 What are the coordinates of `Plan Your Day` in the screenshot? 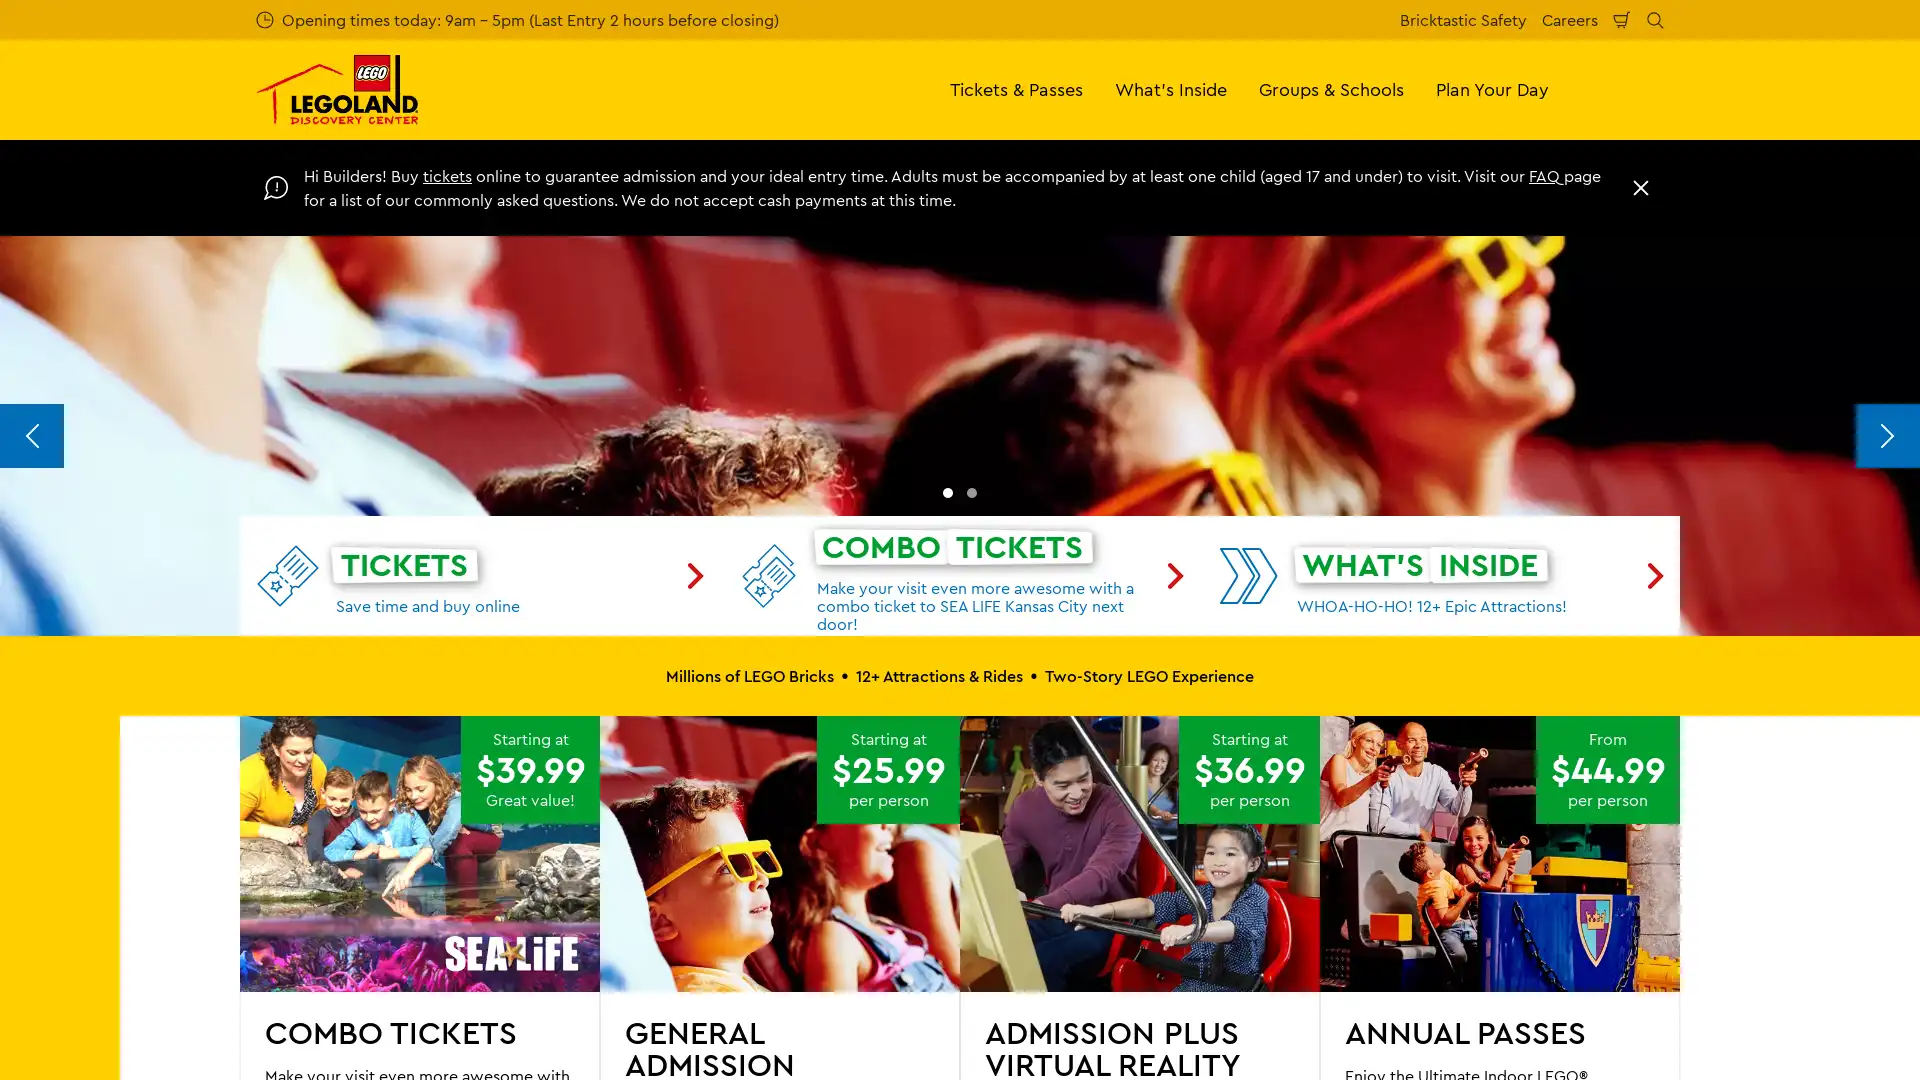 It's located at (1492, 88).